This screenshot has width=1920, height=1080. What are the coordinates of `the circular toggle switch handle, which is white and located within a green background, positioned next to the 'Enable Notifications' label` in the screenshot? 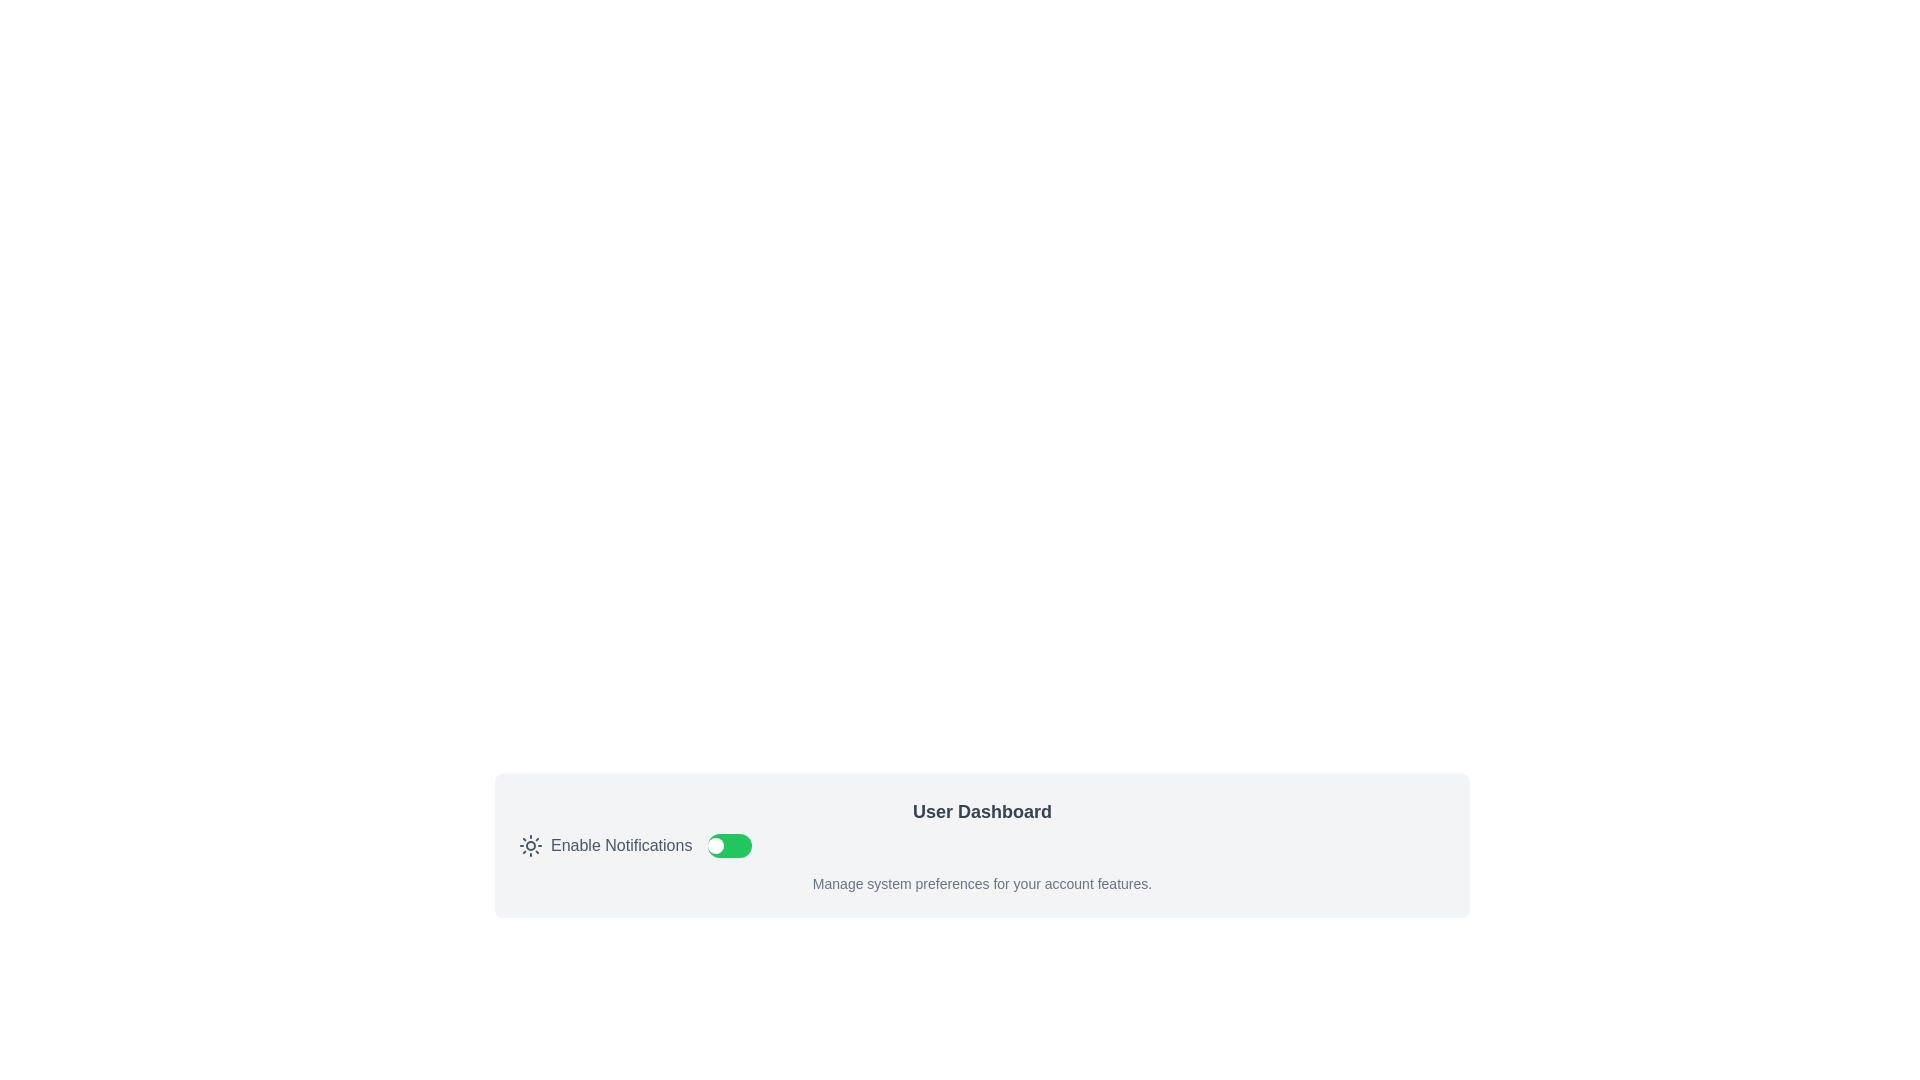 It's located at (716, 845).